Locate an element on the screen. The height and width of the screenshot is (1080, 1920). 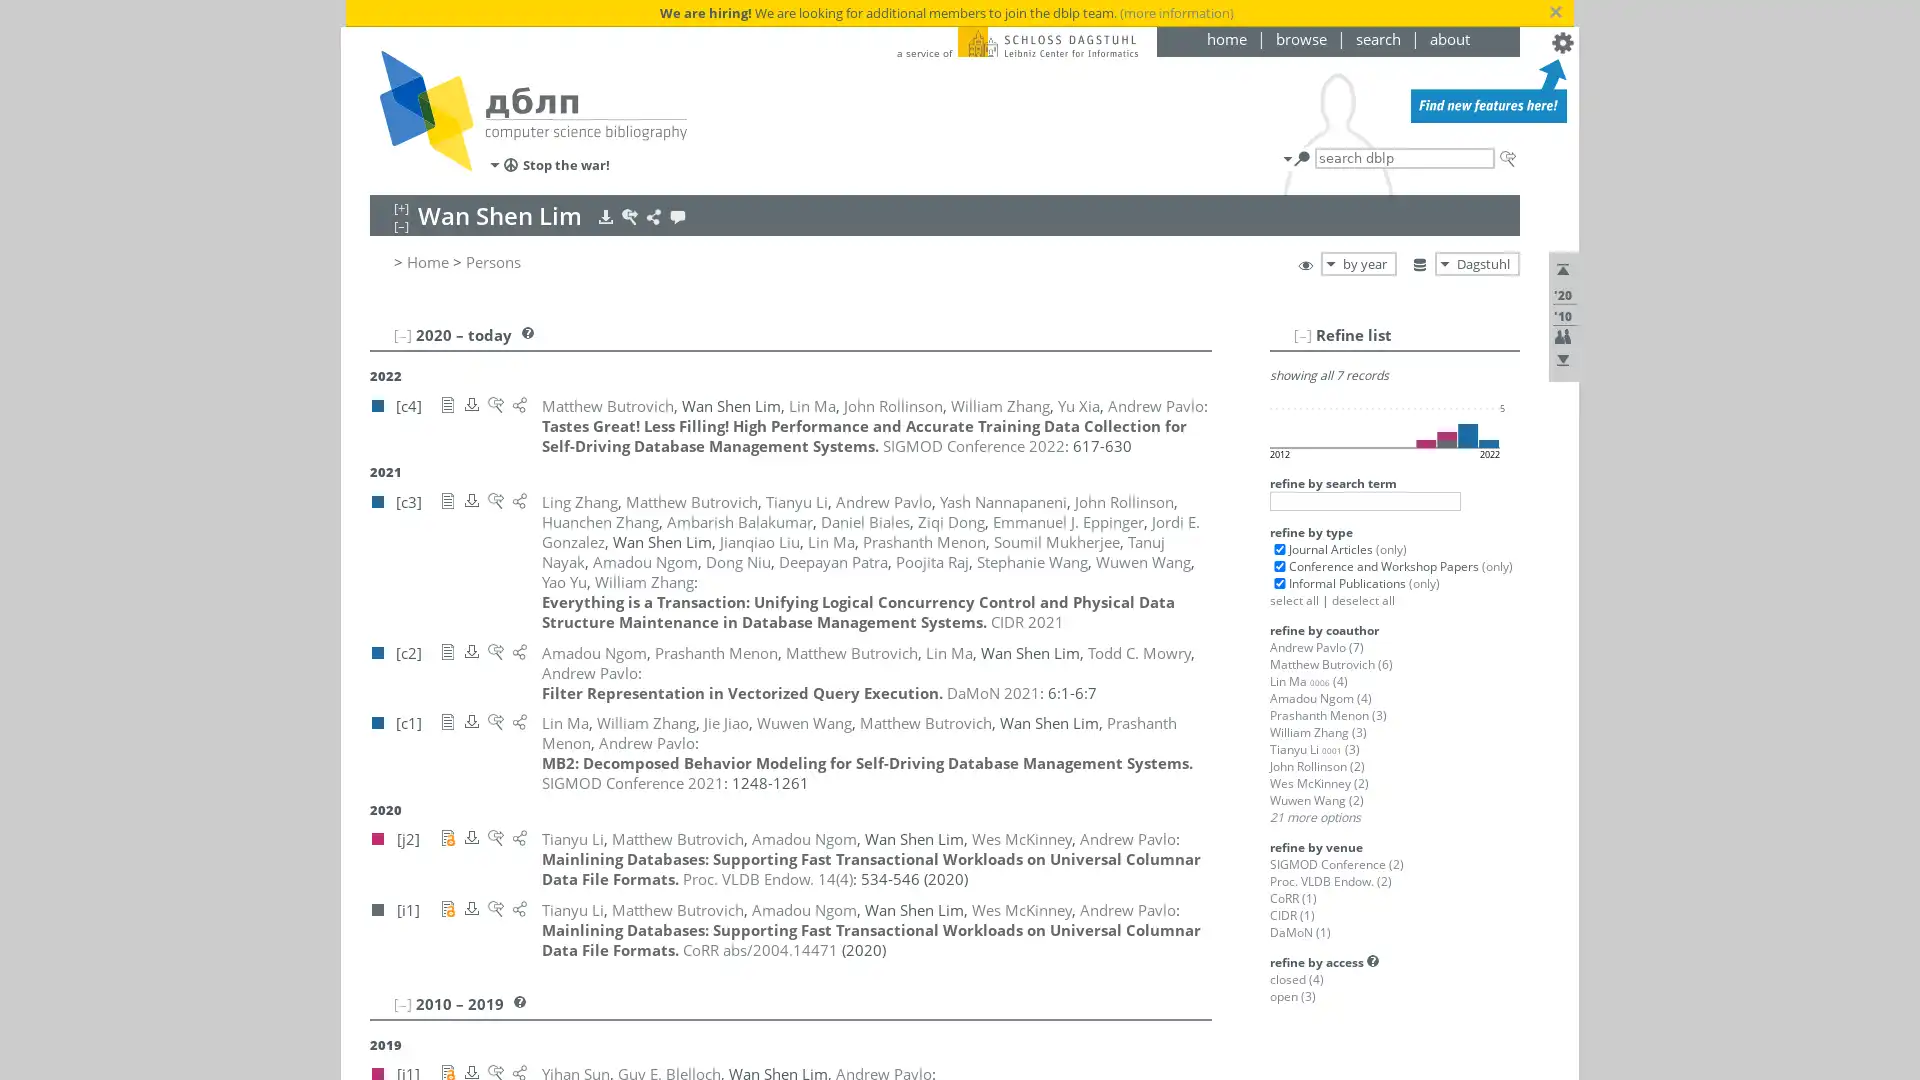
Prashanth Menon (3) is located at coordinates (1328, 714).